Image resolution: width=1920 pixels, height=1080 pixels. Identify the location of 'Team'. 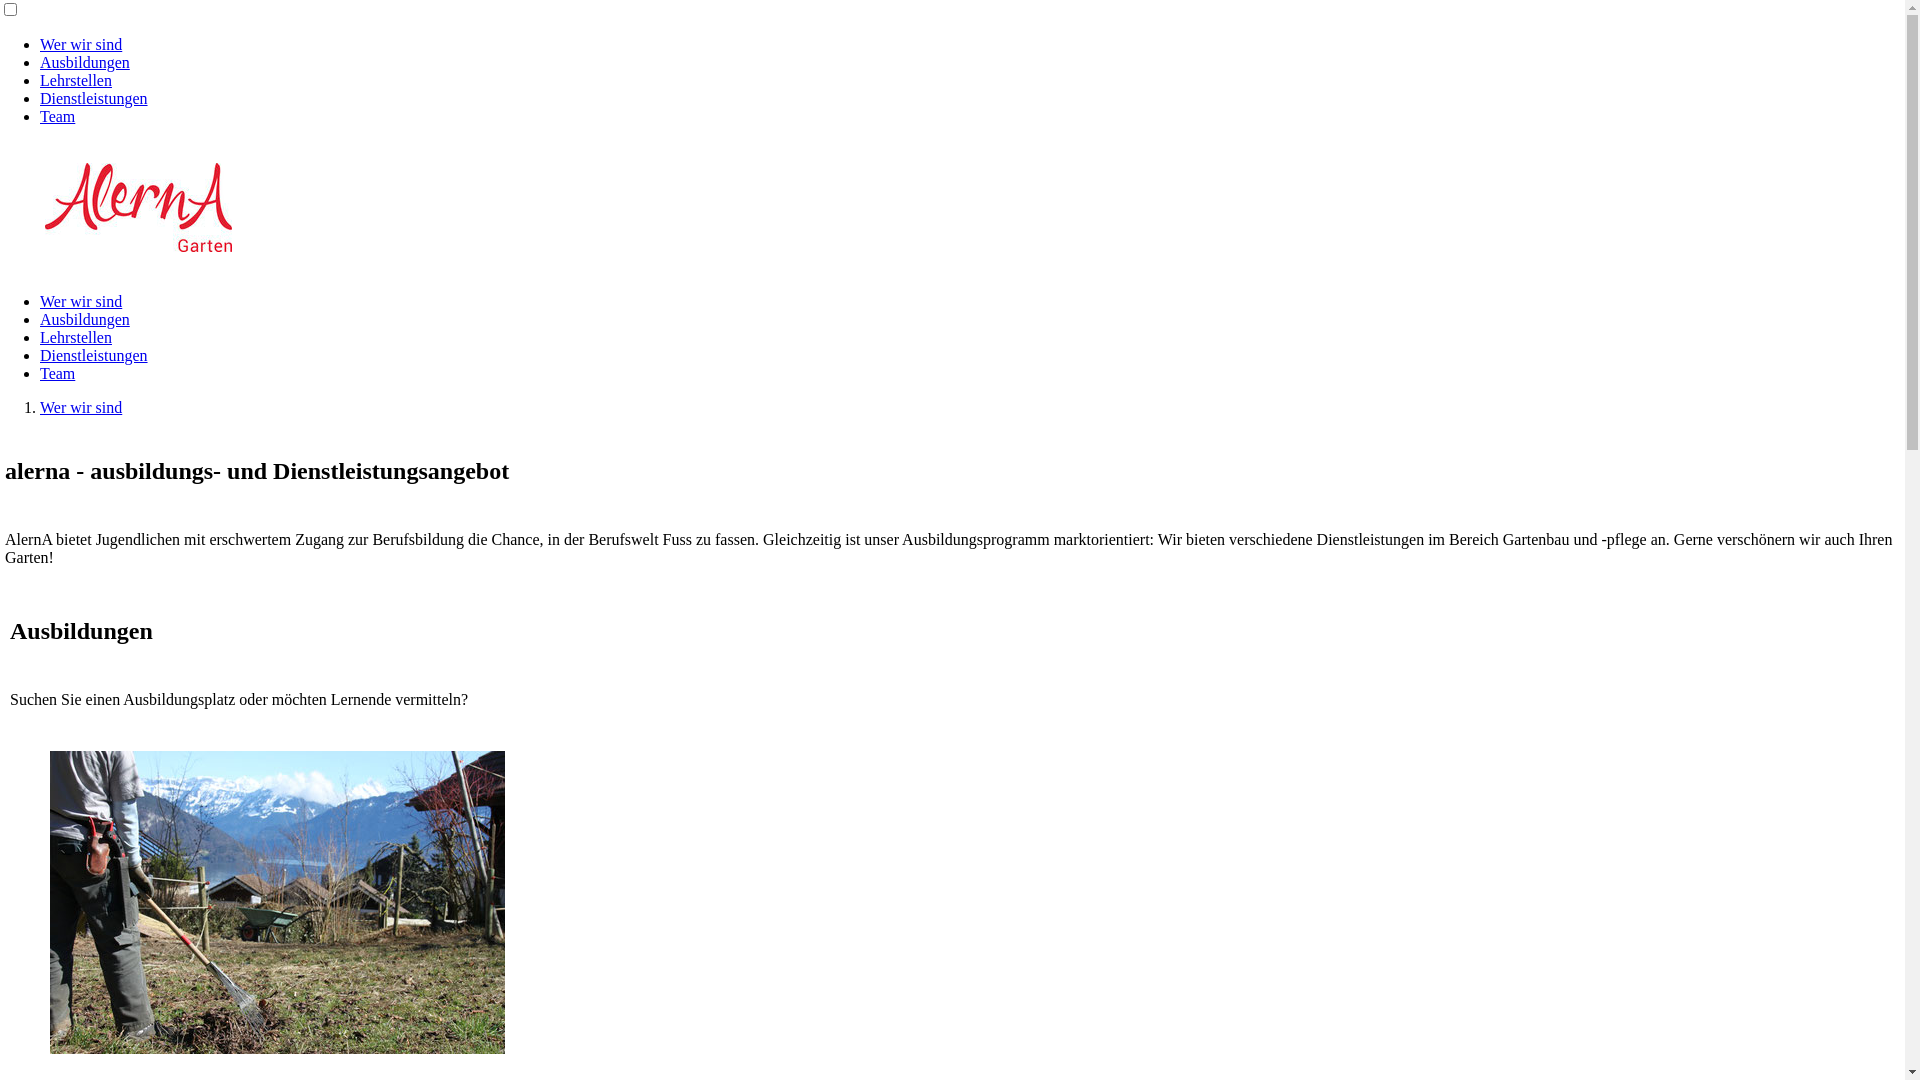
(57, 116).